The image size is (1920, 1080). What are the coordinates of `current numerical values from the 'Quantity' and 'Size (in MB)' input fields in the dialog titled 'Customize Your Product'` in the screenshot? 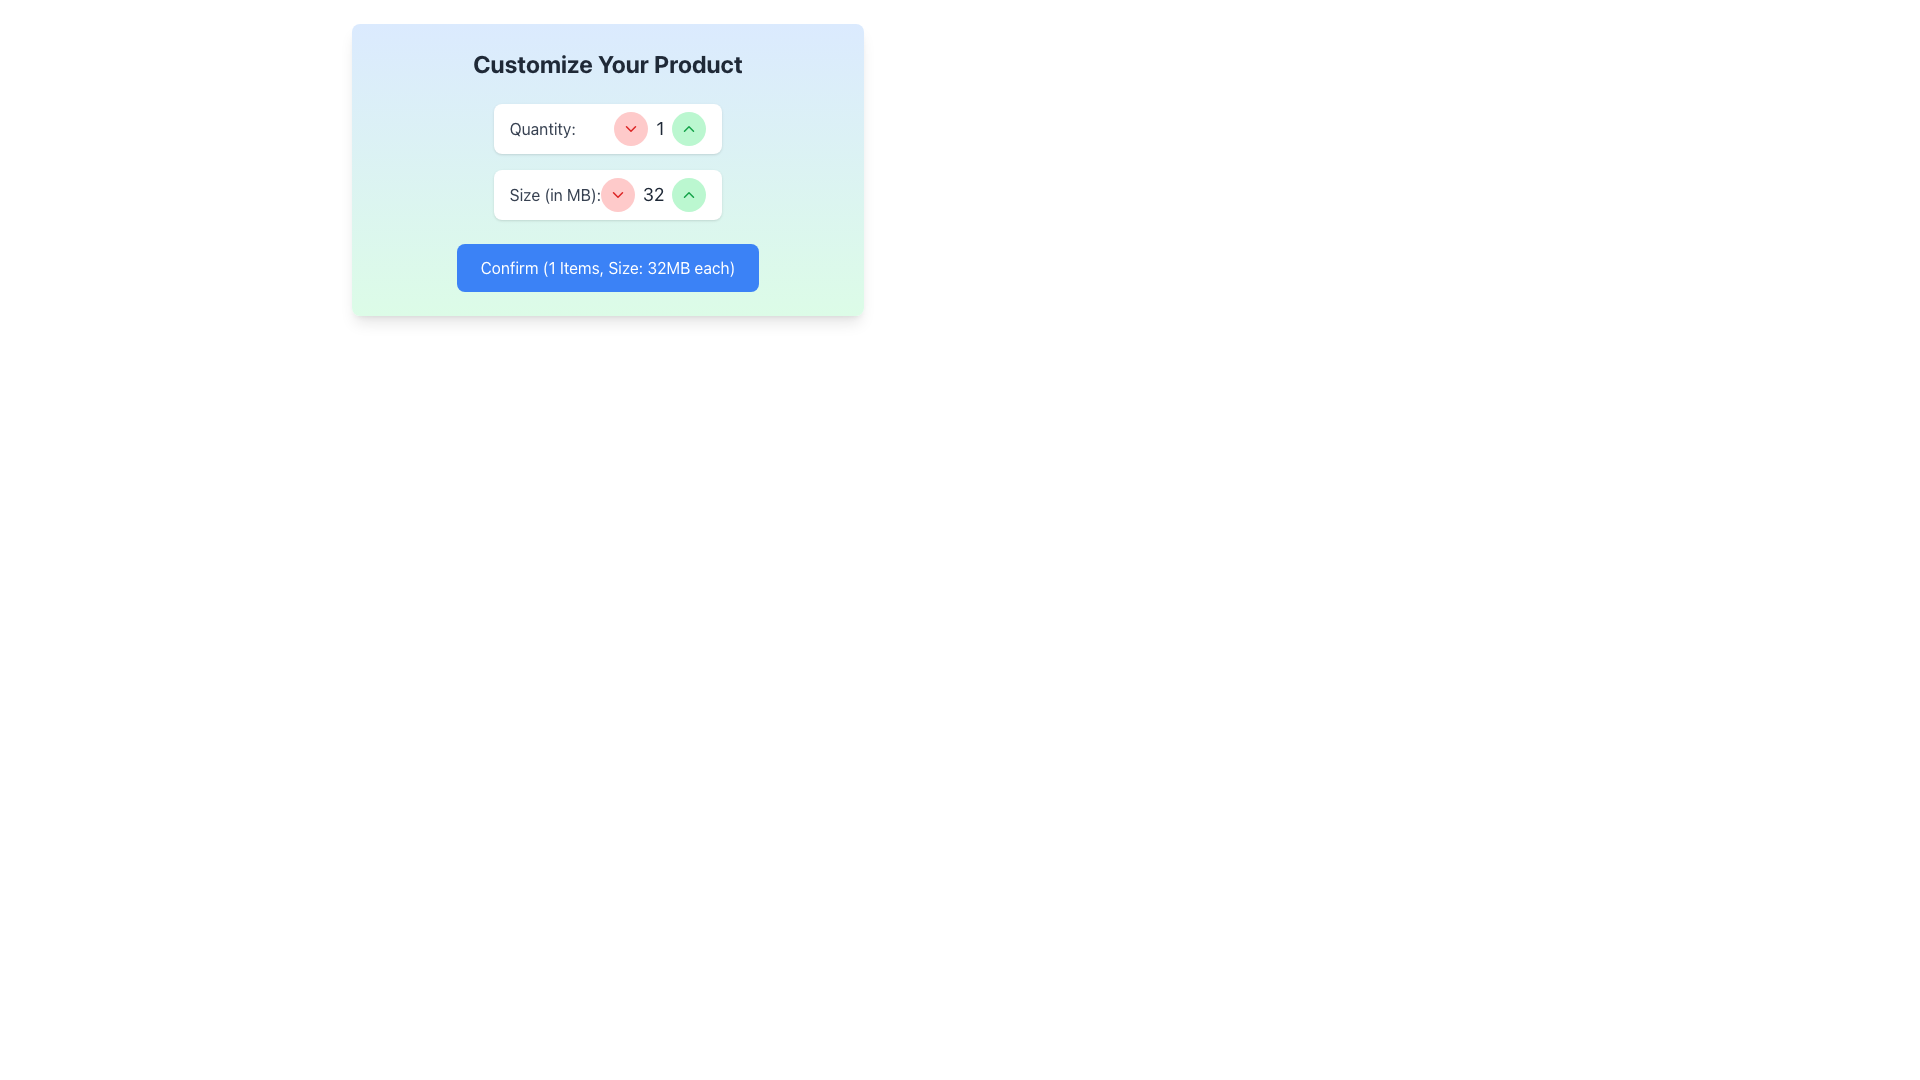 It's located at (607, 161).